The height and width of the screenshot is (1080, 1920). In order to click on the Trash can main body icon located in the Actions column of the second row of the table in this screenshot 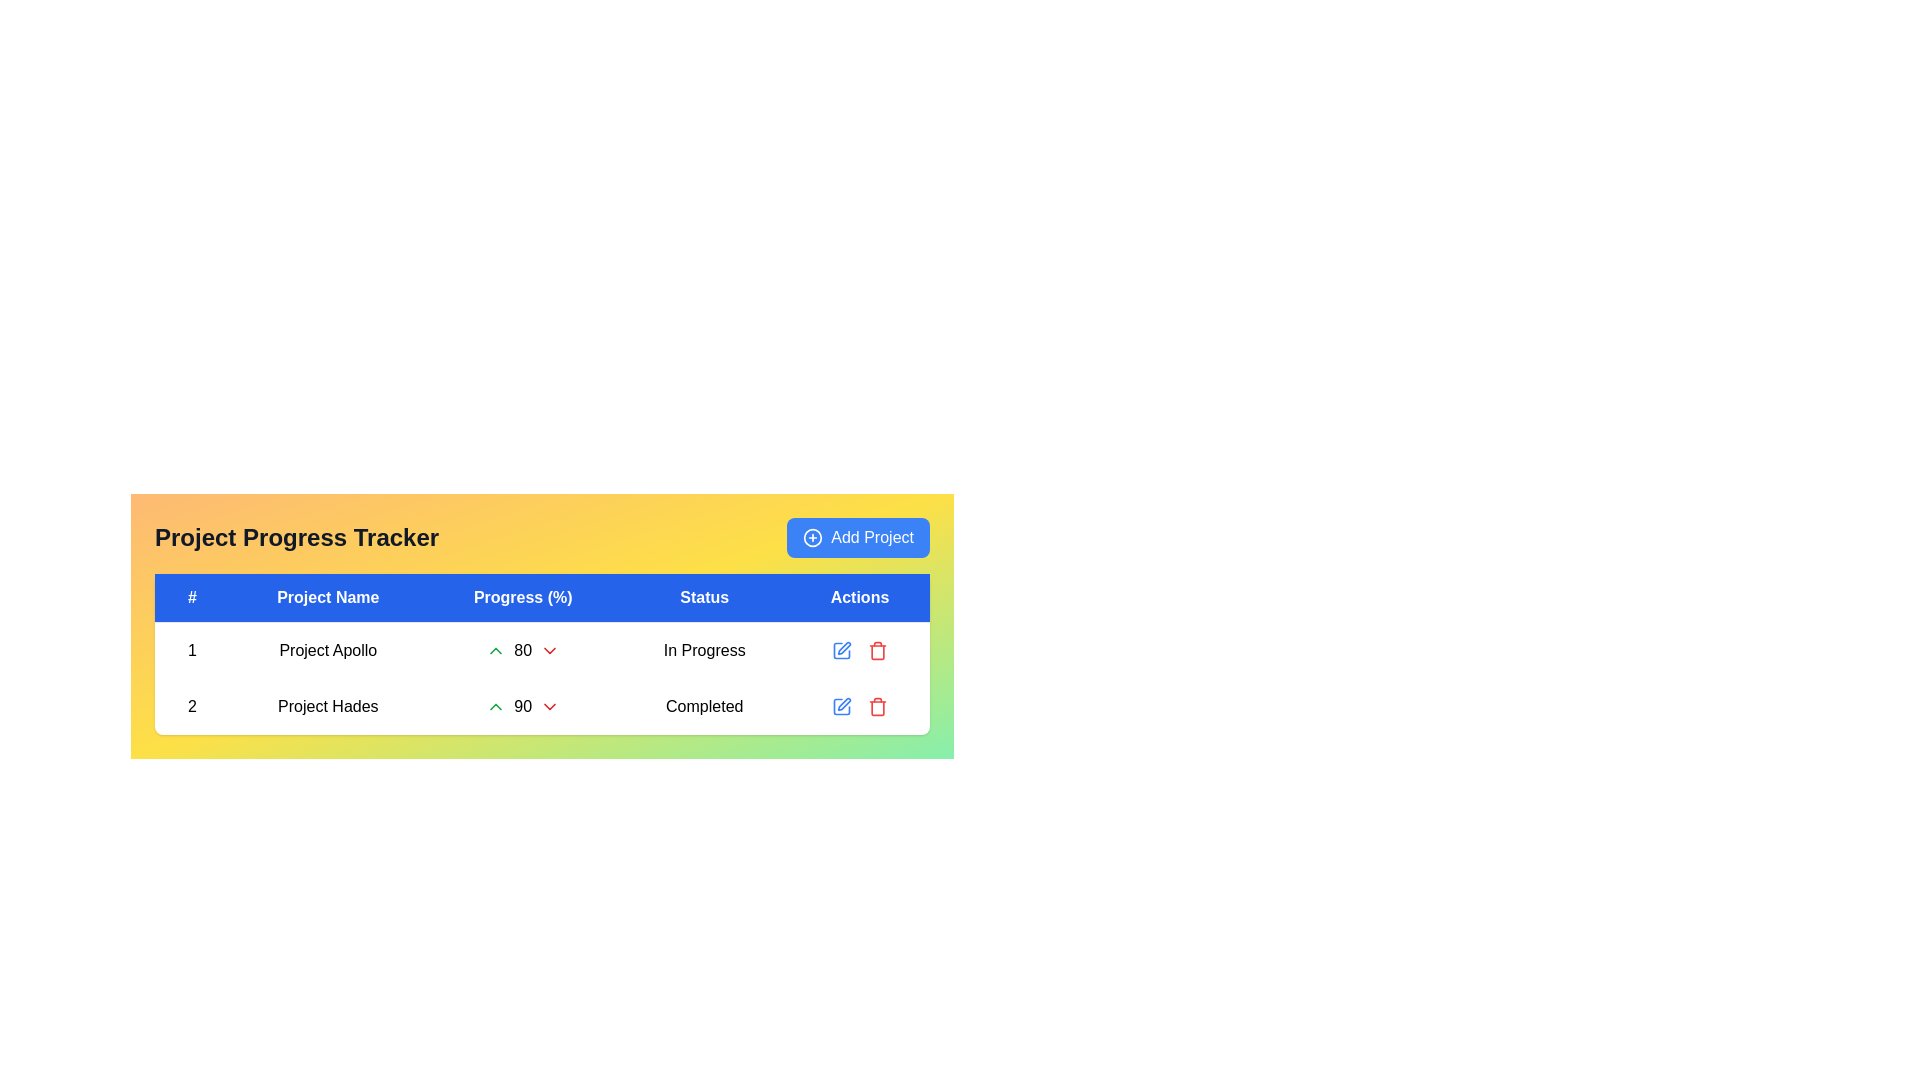, I will do `click(878, 652)`.